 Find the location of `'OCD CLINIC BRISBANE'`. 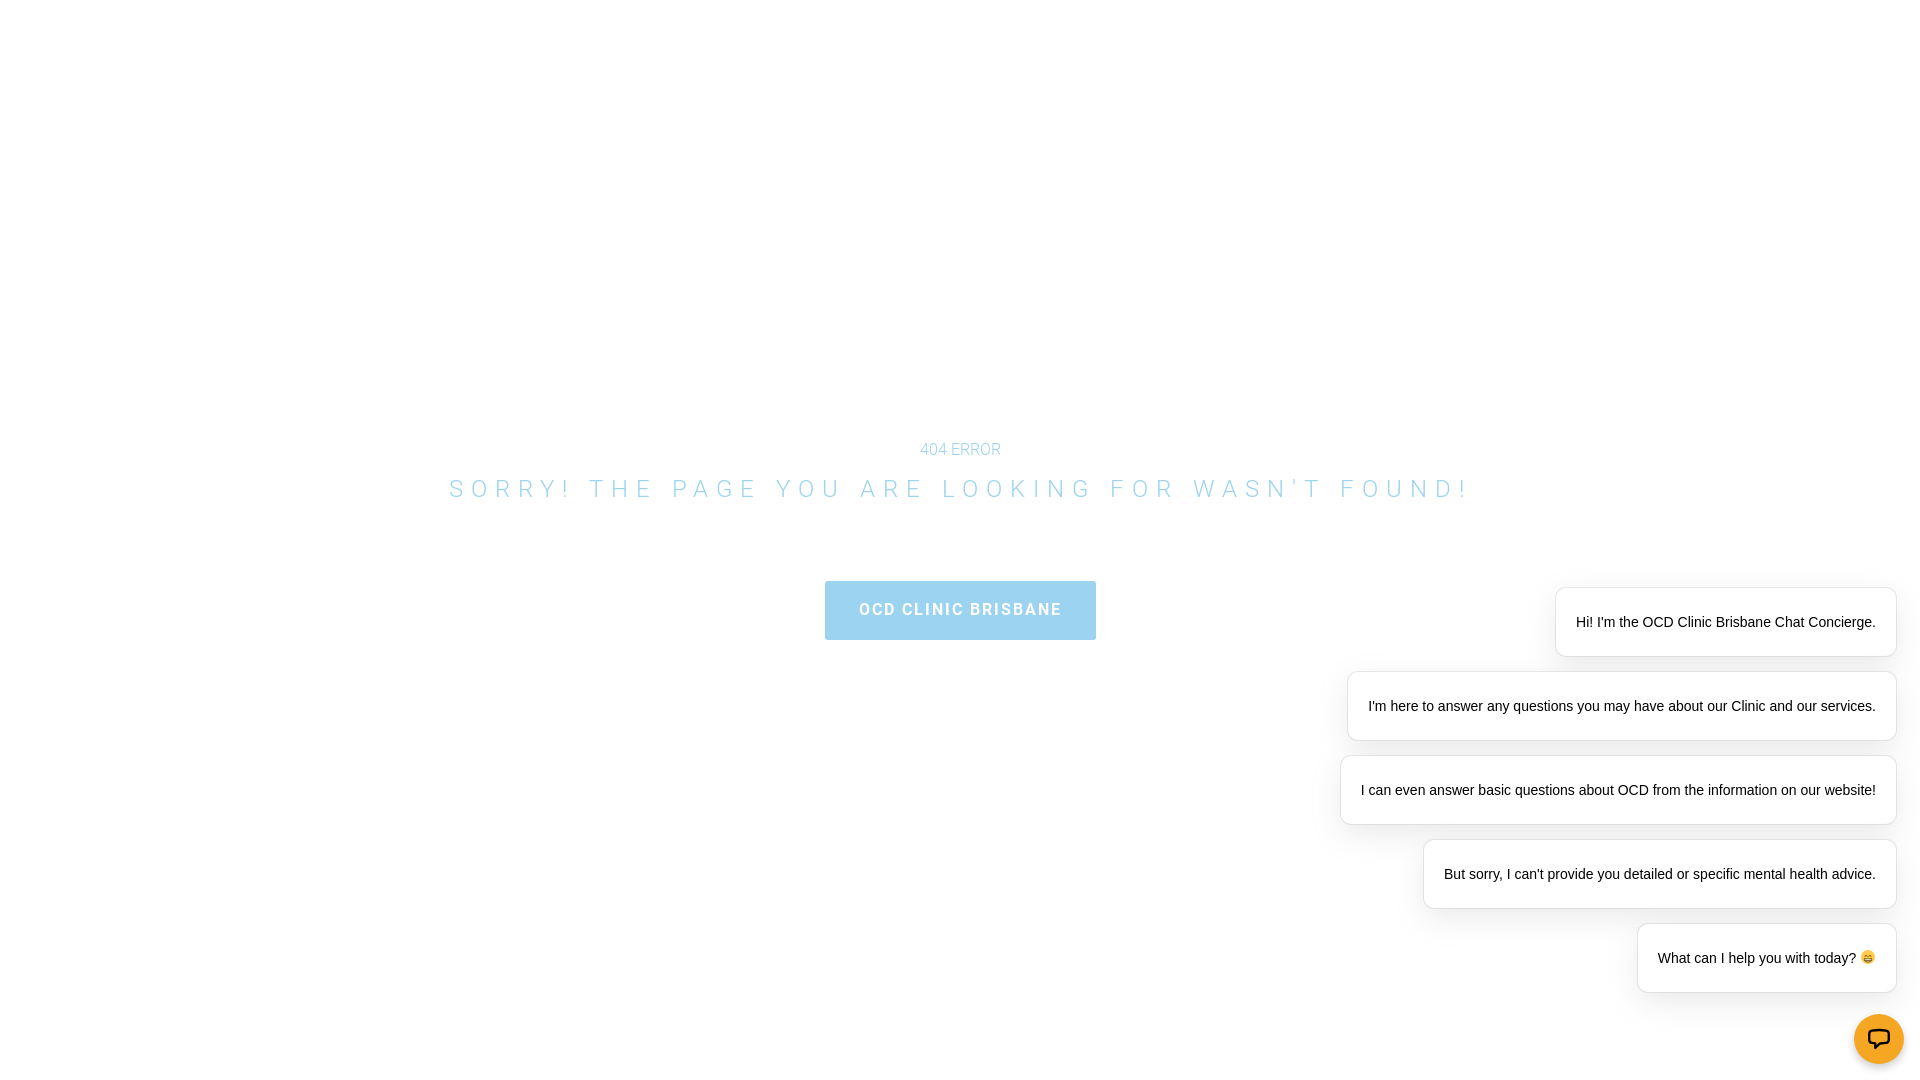

'OCD CLINIC BRISBANE' is located at coordinates (958, 608).